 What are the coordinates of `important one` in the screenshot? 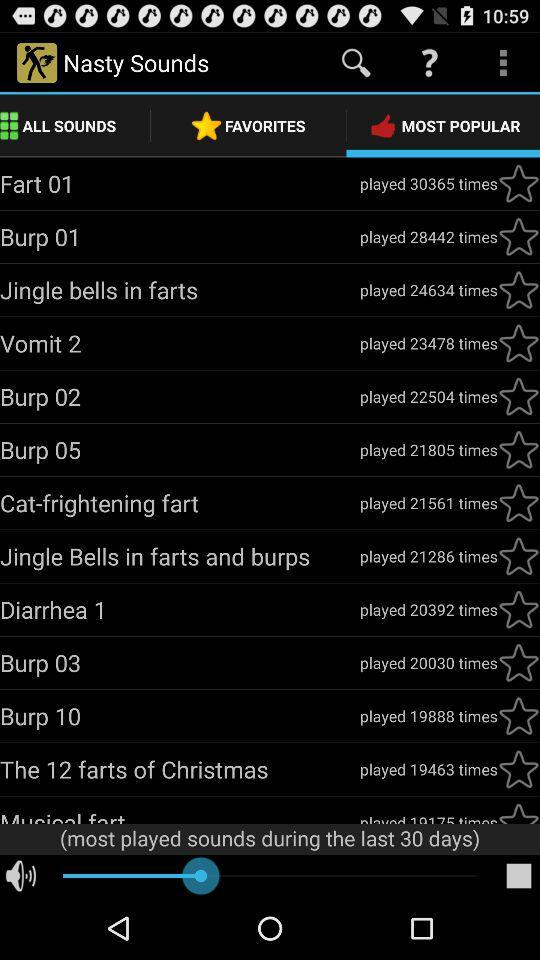 It's located at (518, 395).